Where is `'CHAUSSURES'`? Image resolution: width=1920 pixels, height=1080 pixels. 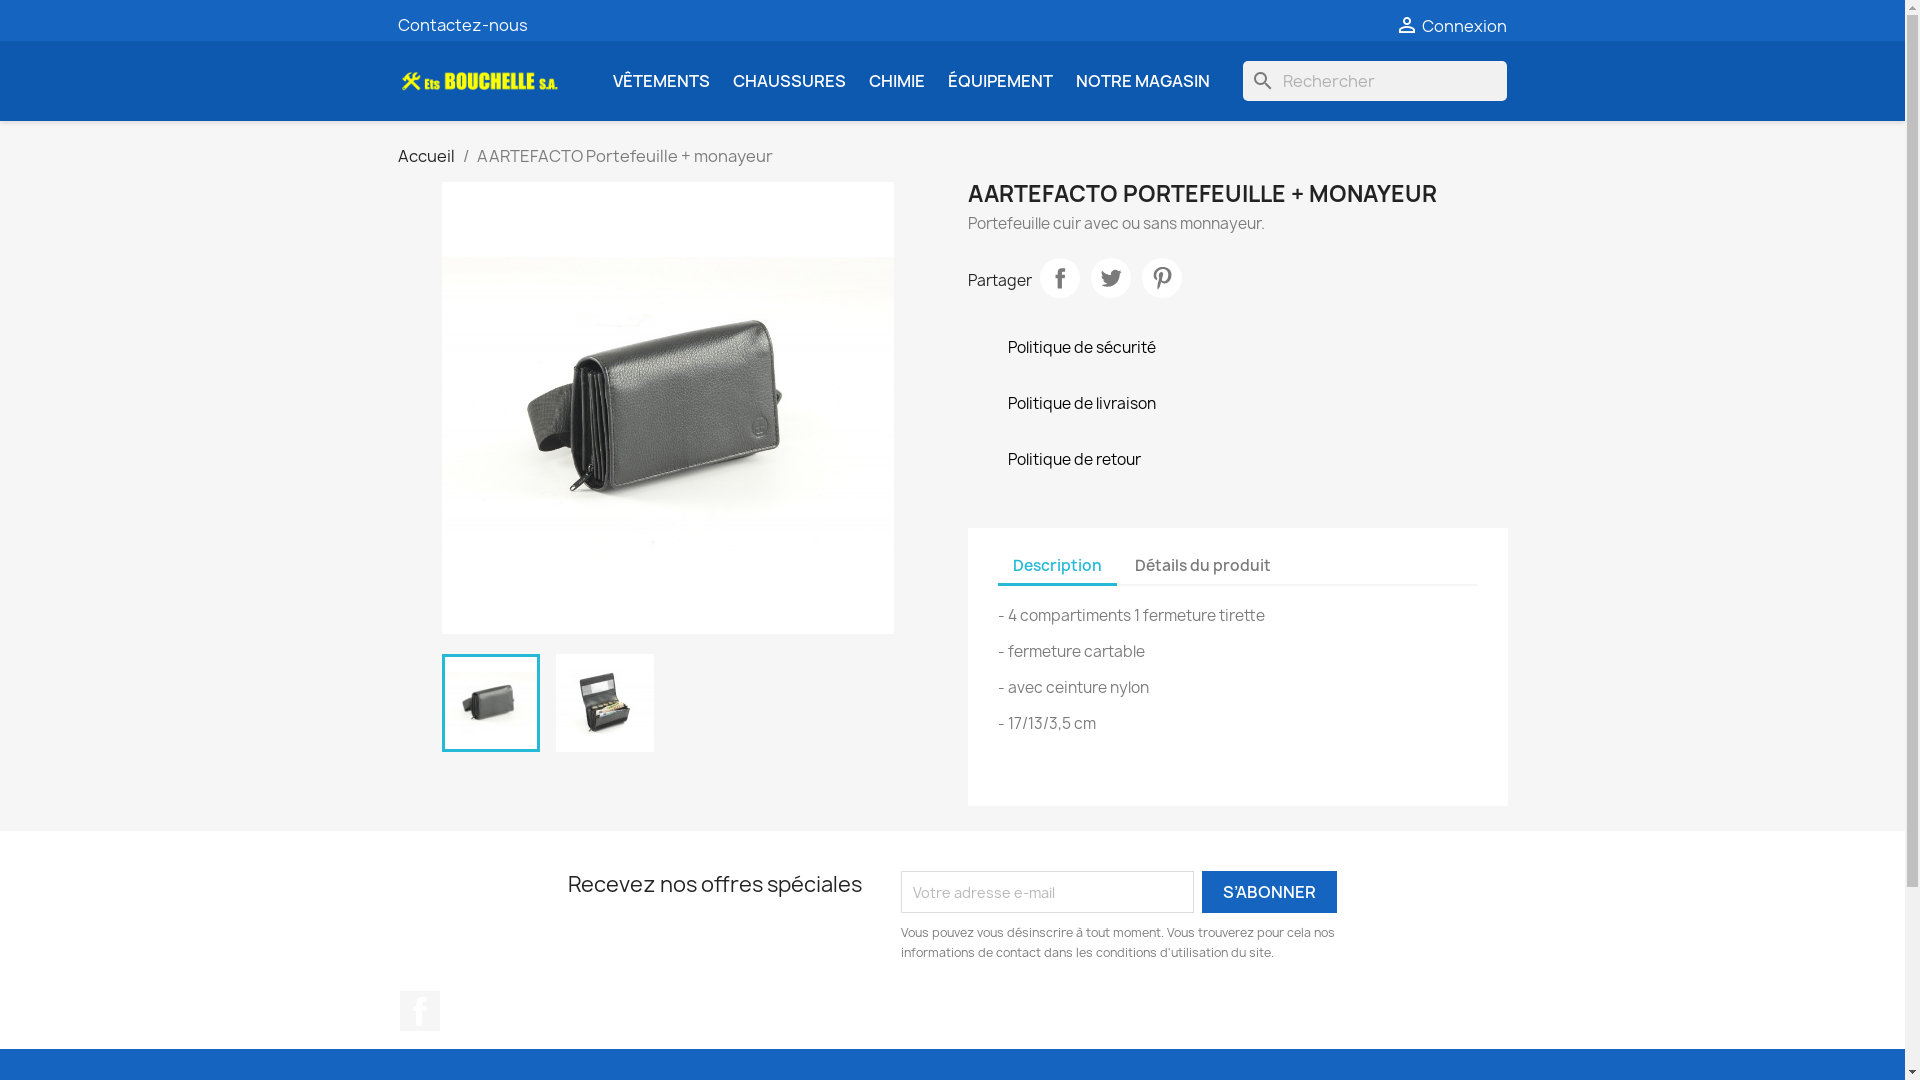
'CHAUSSURES' is located at coordinates (720, 80).